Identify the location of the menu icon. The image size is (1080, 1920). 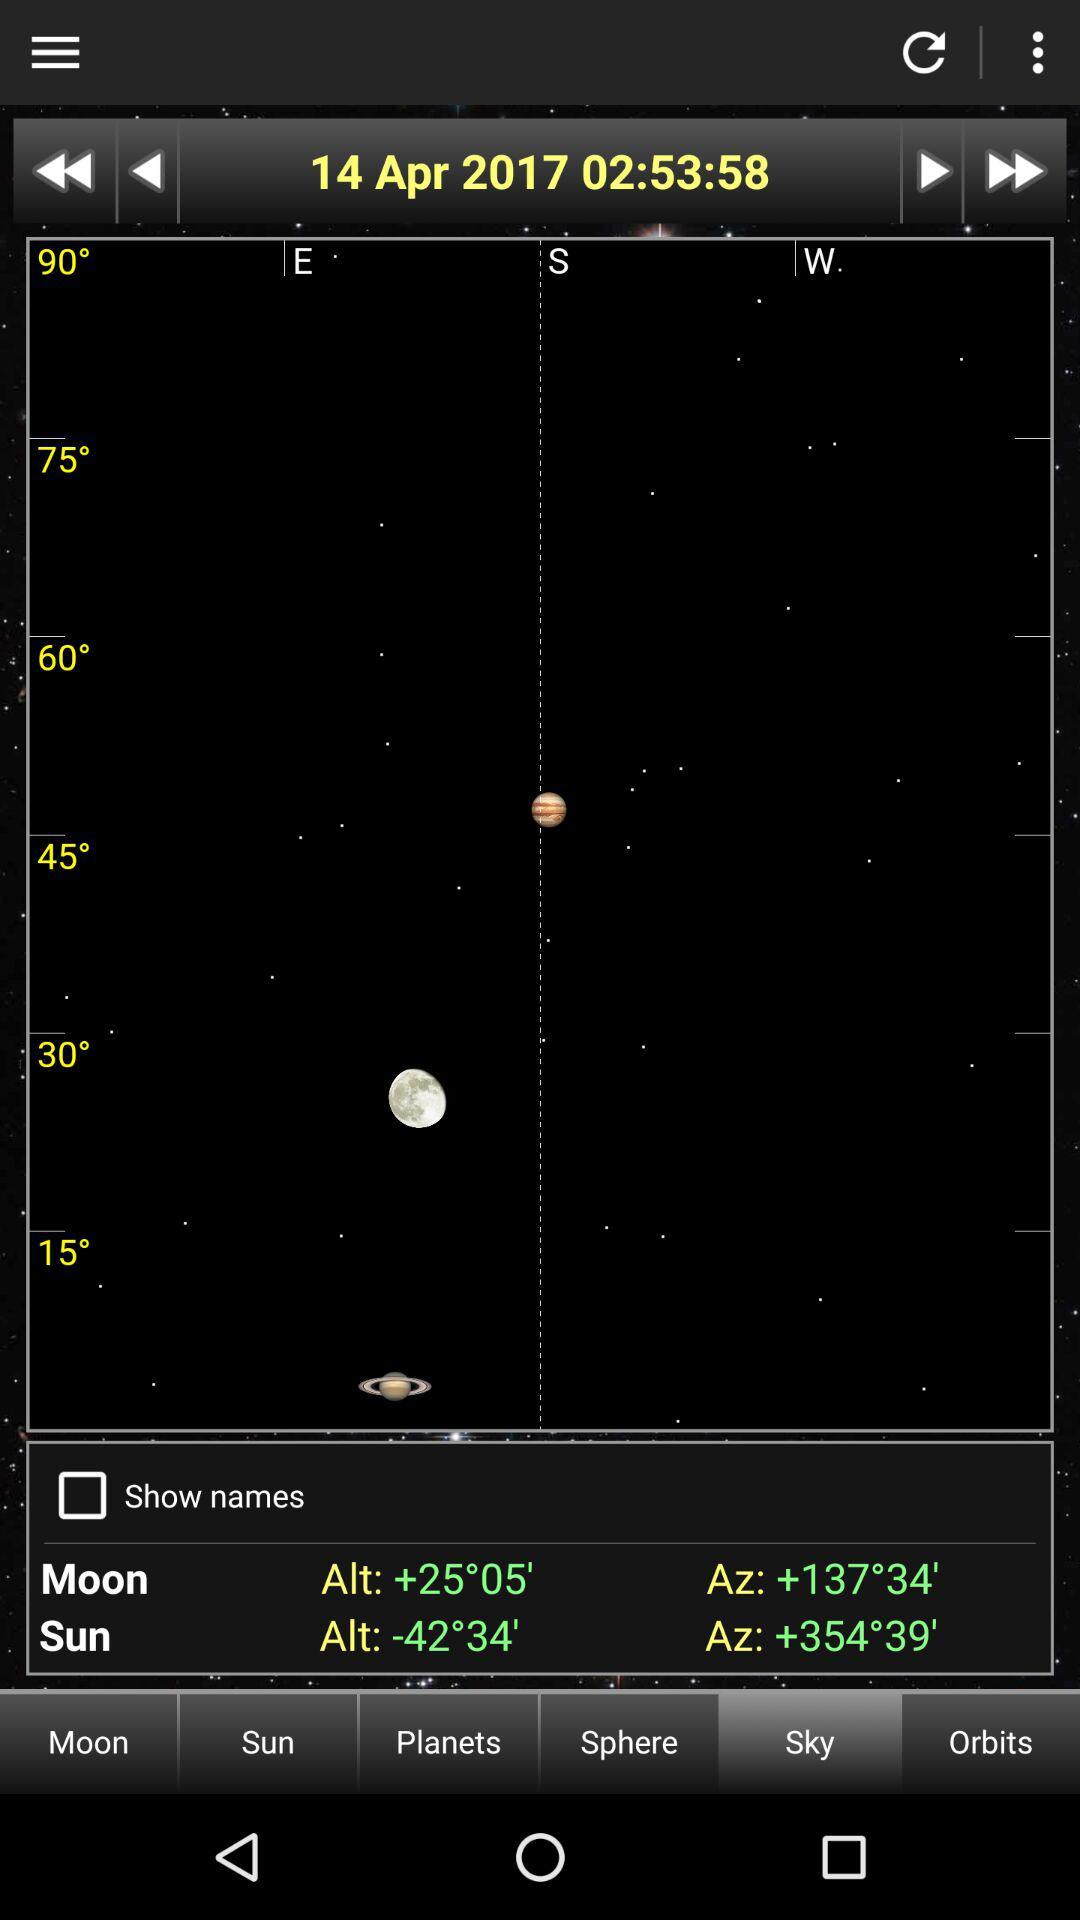
(54, 52).